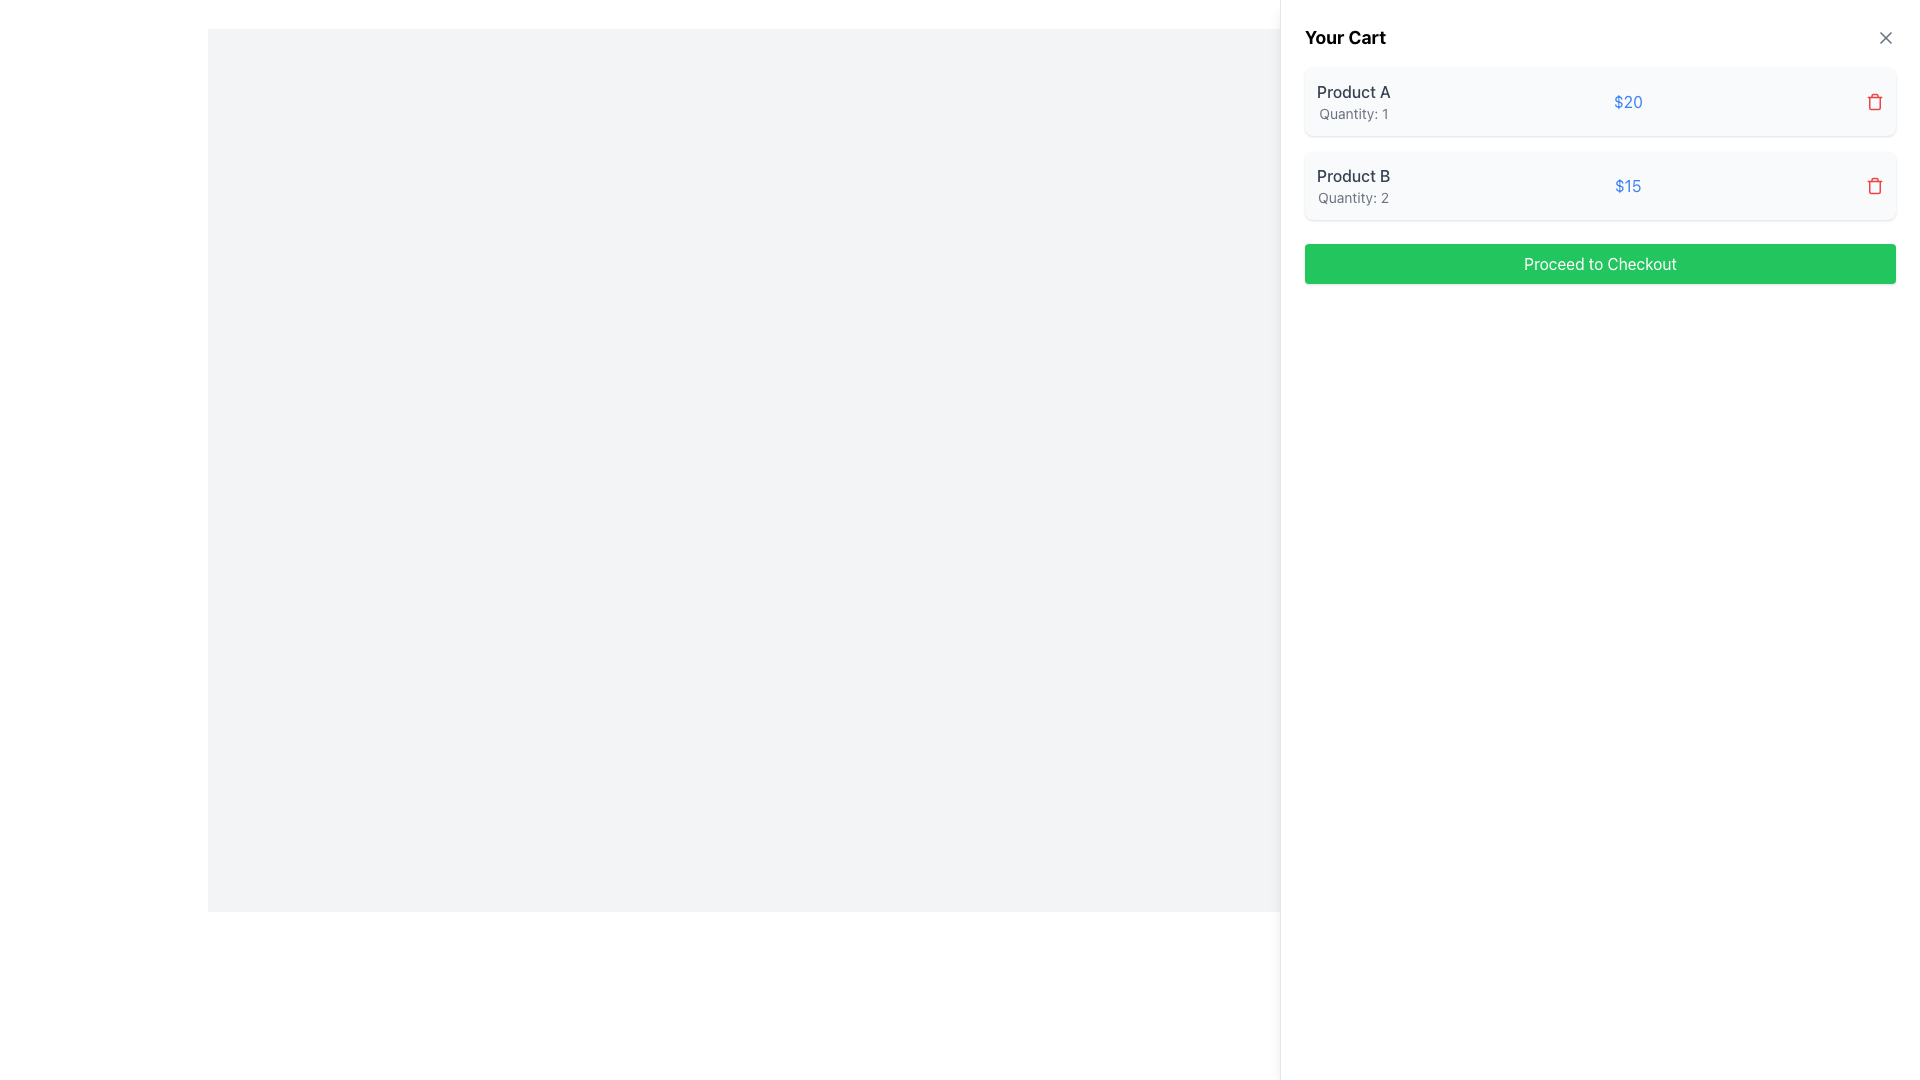  Describe the element at coordinates (1874, 101) in the screenshot. I see `the delete icon button located to the right of the 'Product A' entry` at that location.